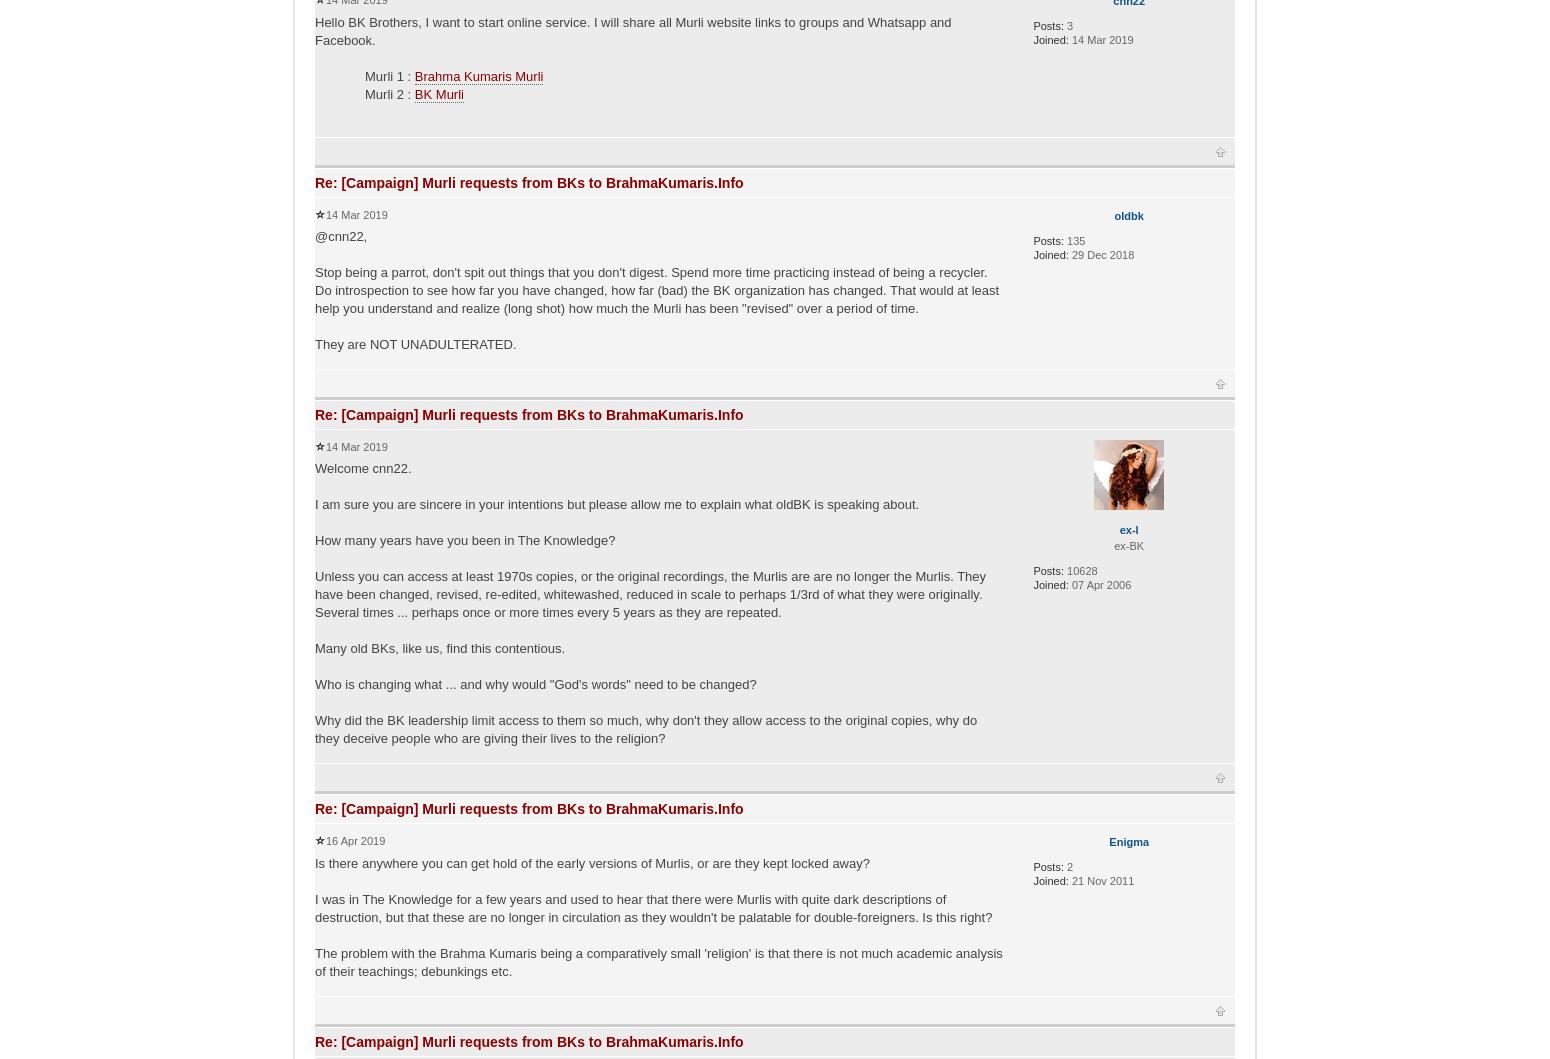  What do you see at coordinates (1128, 545) in the screenshot?
I see `'ex-BK'` at bounding box center [1128, 545].